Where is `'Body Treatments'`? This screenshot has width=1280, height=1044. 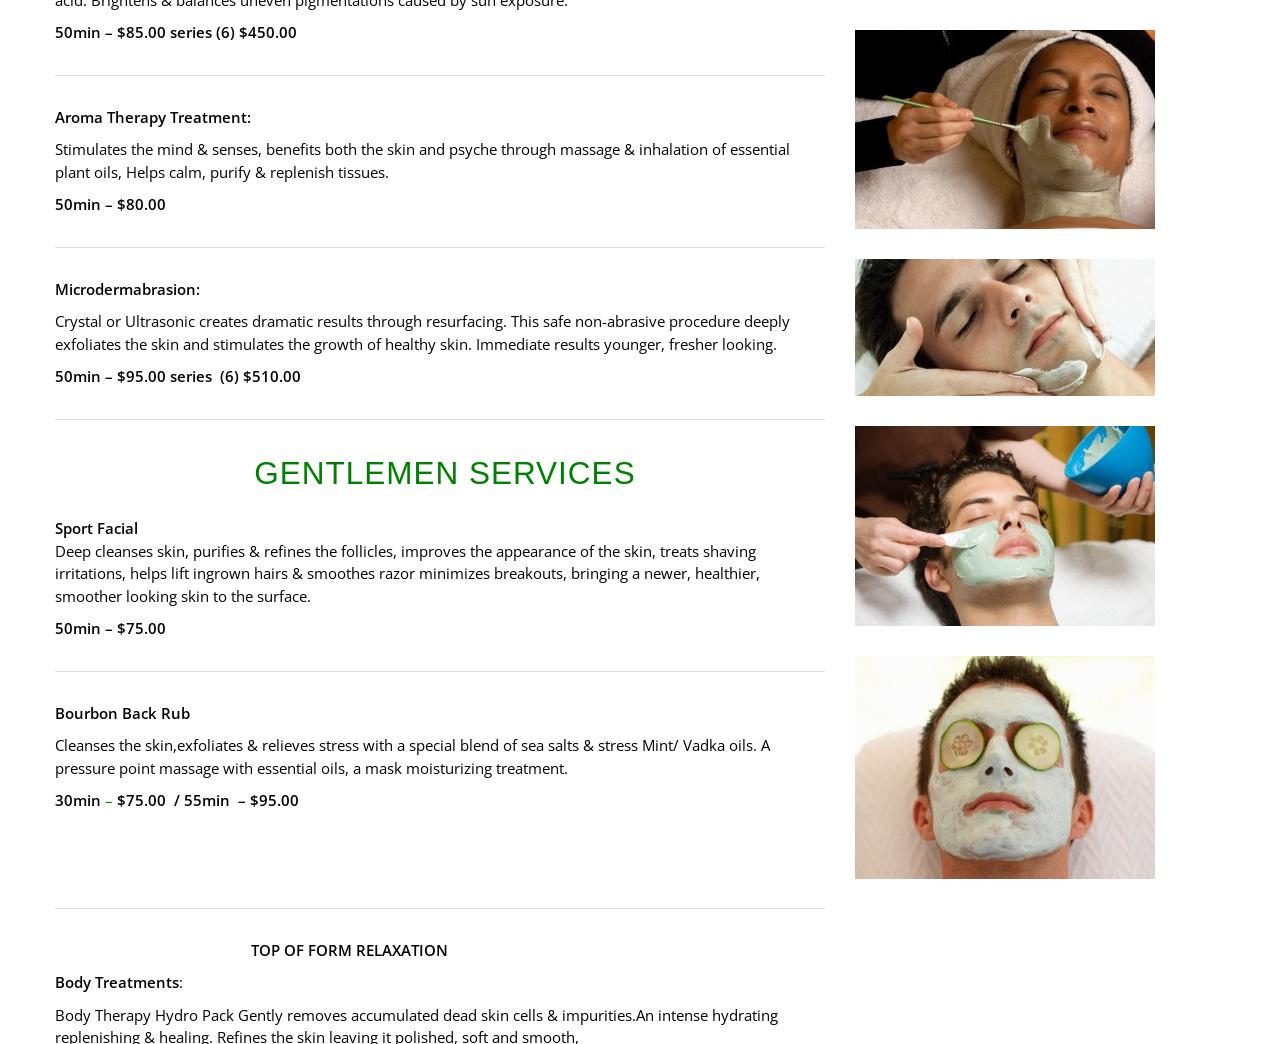 'Body Treatments' is located at coordinates (115, 981).